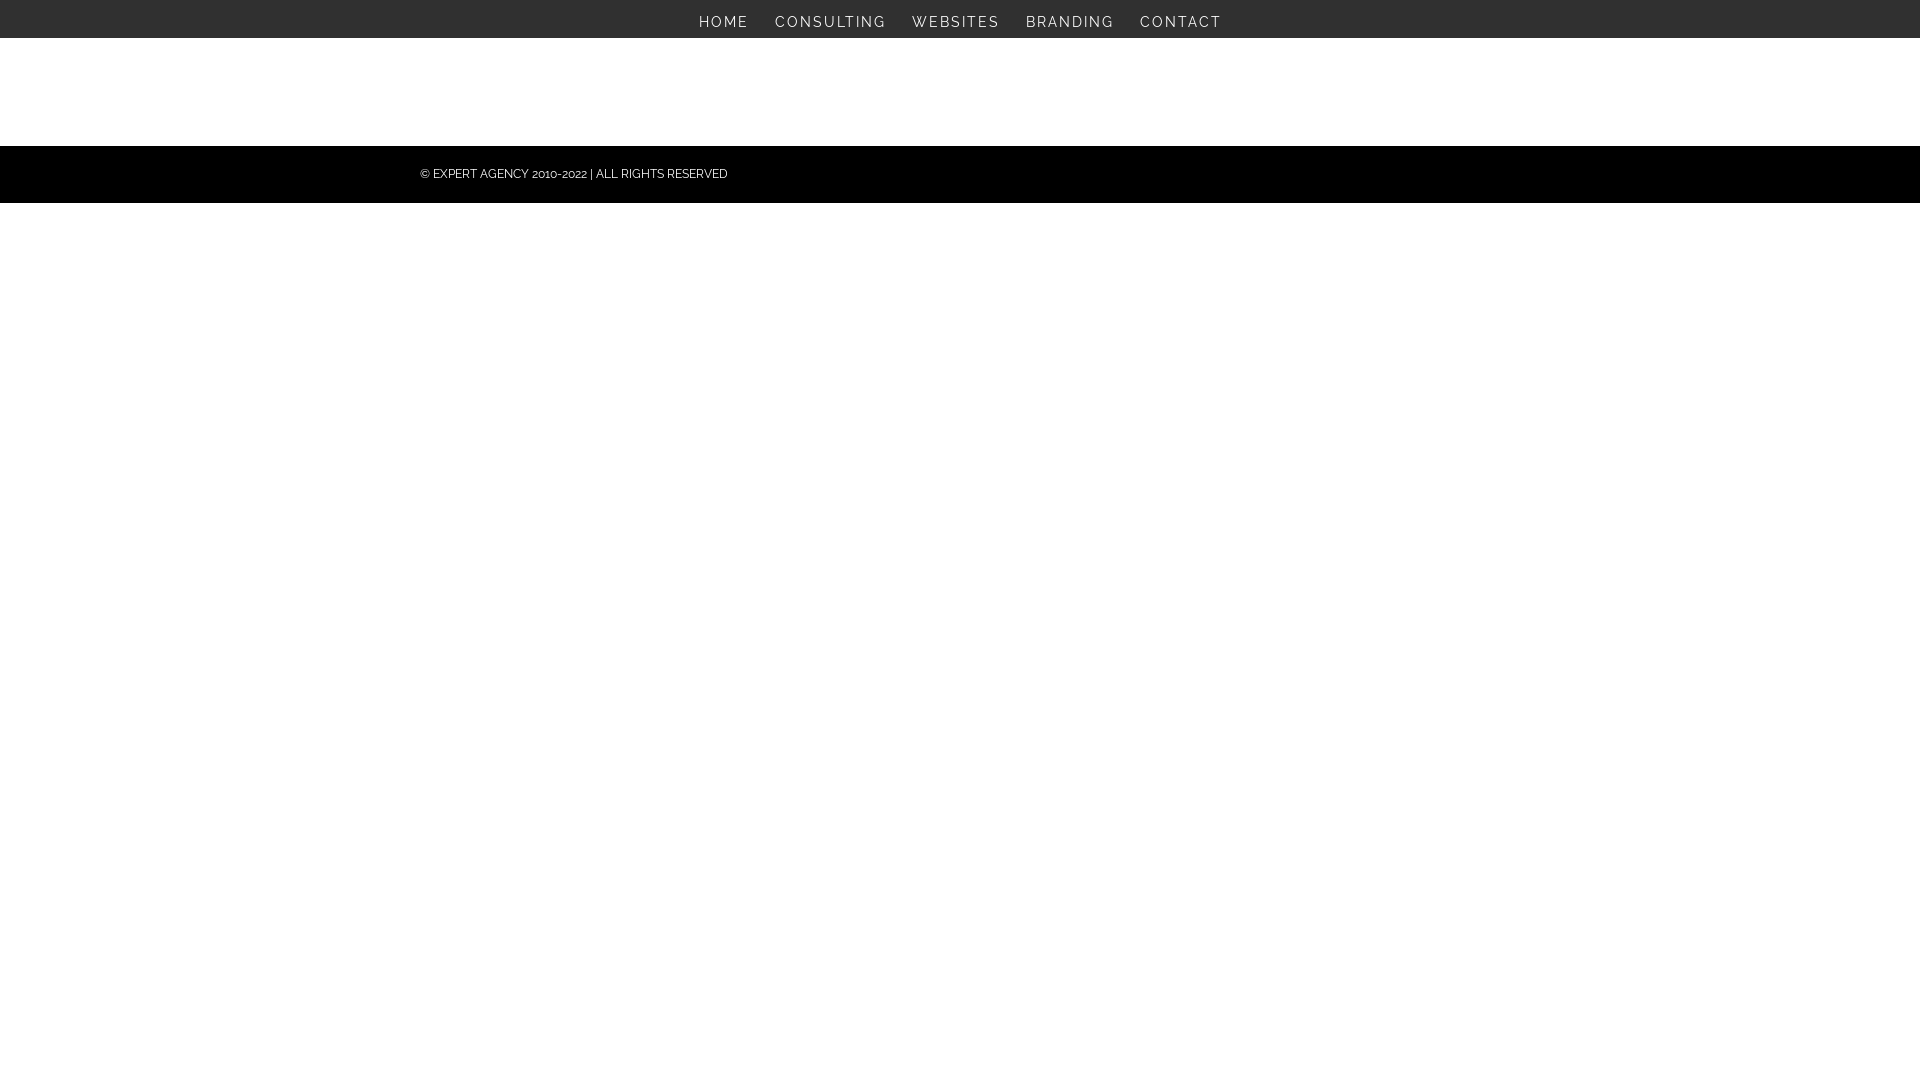 The width and height of the screenshot is (1920, 1080). What do you see at coordinates (697, 26) in the screenshot?
I see `'HOME'` at bounding box center [697, 26].